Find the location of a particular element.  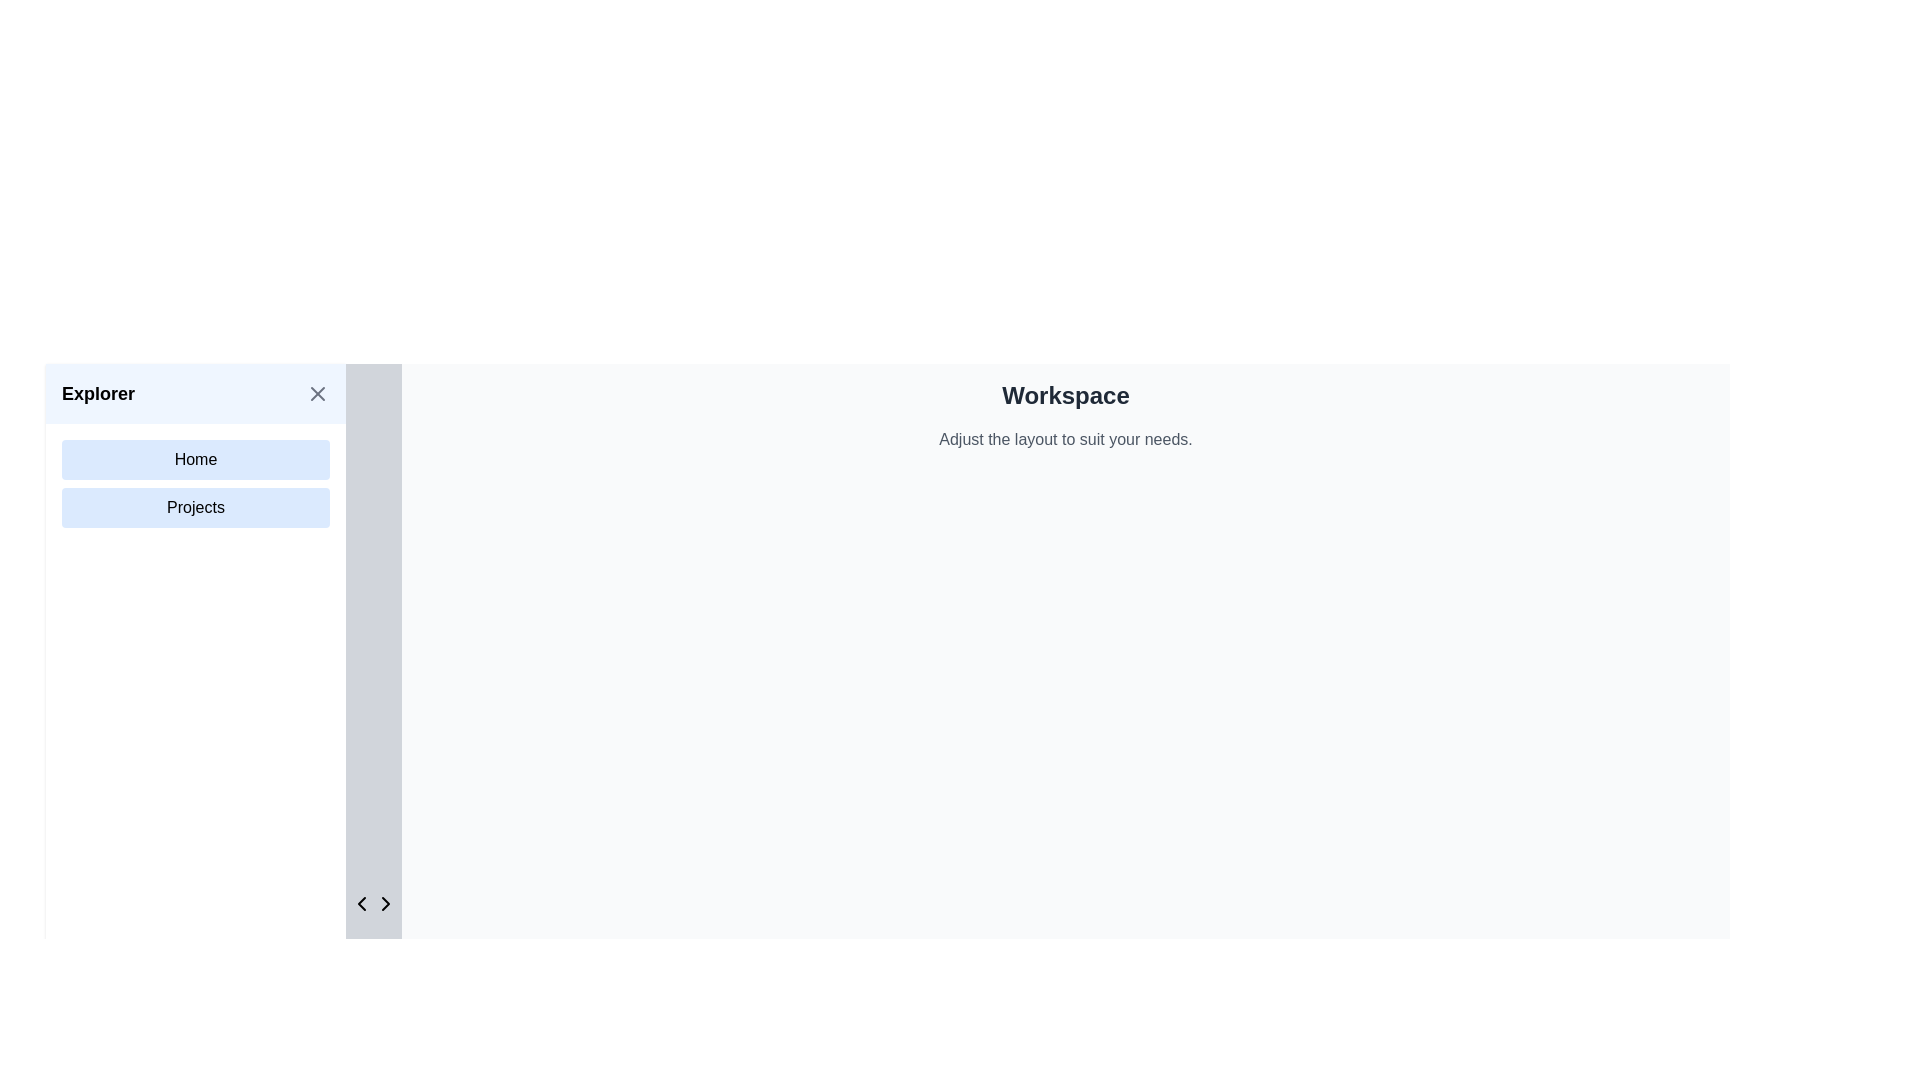

the Static Text Label that serves as a heading or title for the section, located in the light blue bar of the left-side panel is located at coordinates (97, 393).